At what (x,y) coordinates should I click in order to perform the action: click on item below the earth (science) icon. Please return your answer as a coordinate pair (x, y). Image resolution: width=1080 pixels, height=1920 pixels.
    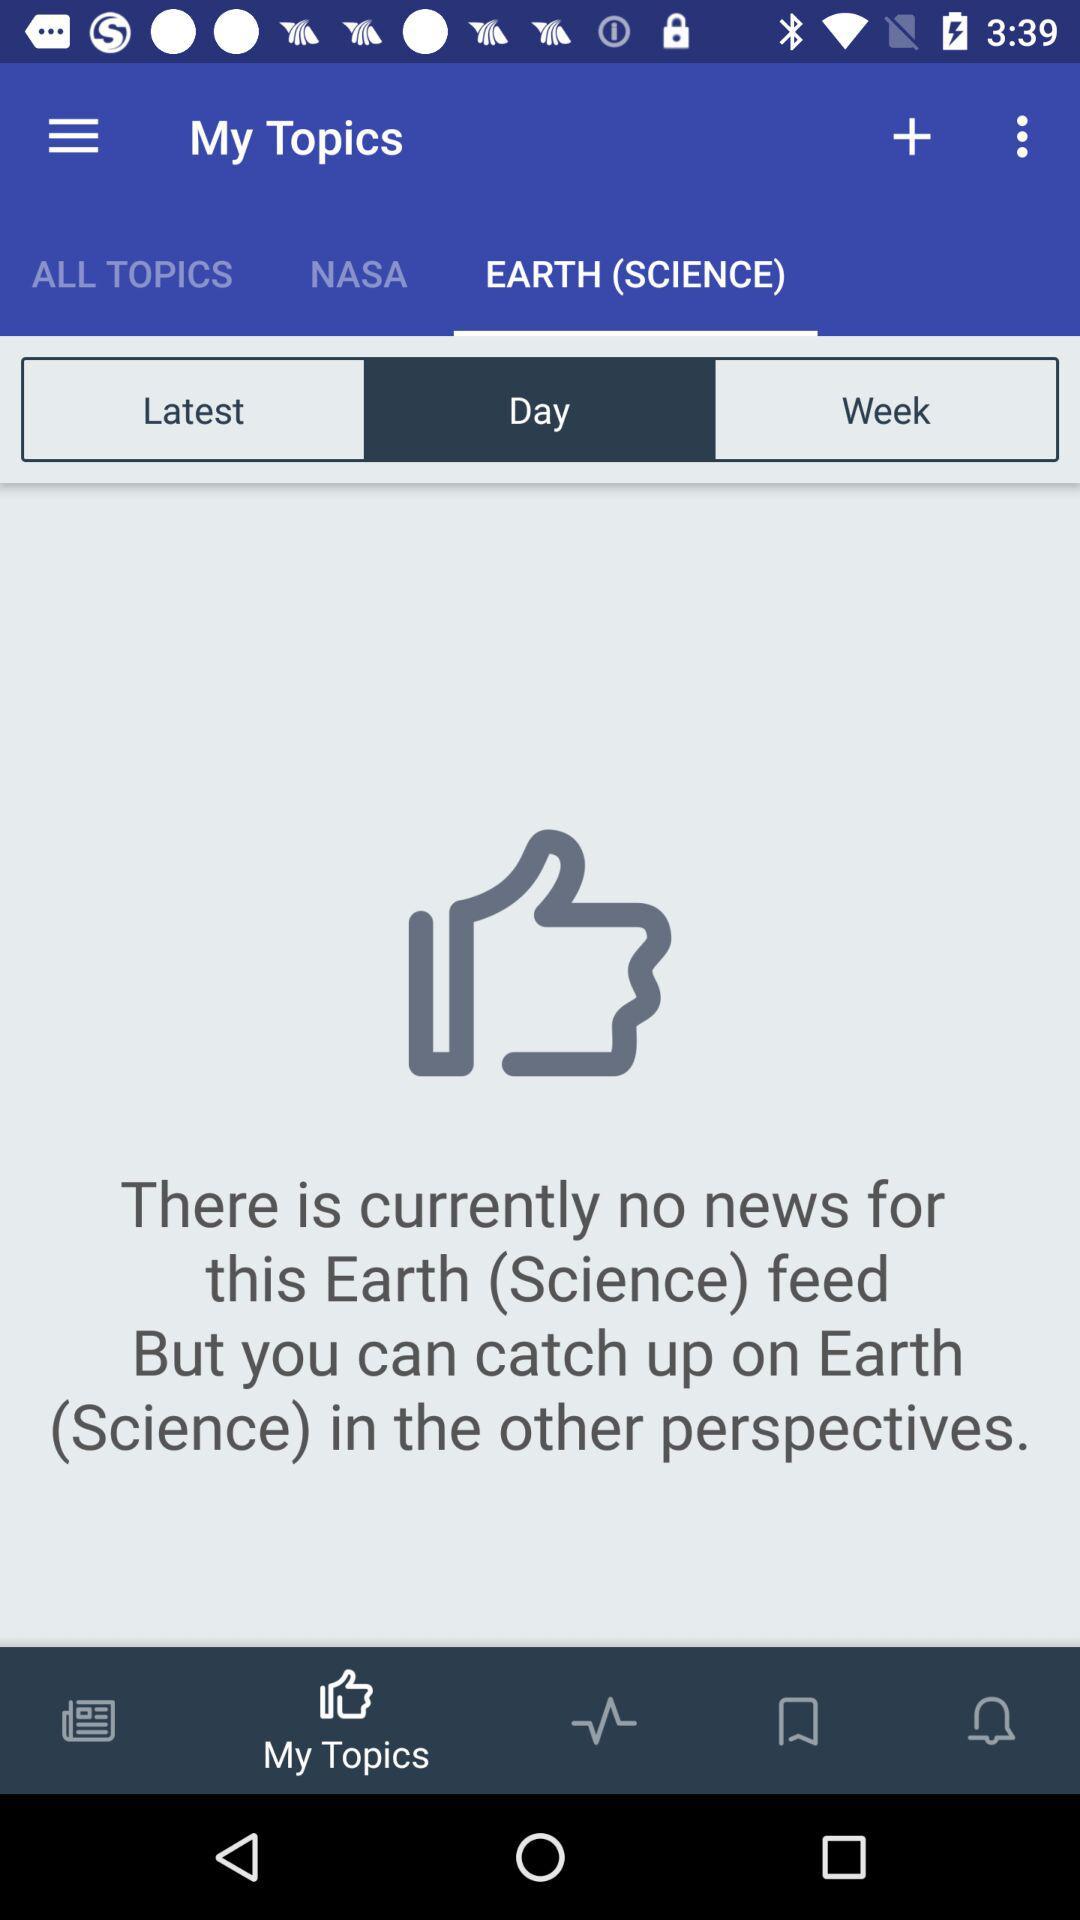
    Looking at the image, I should click on (884, 408).